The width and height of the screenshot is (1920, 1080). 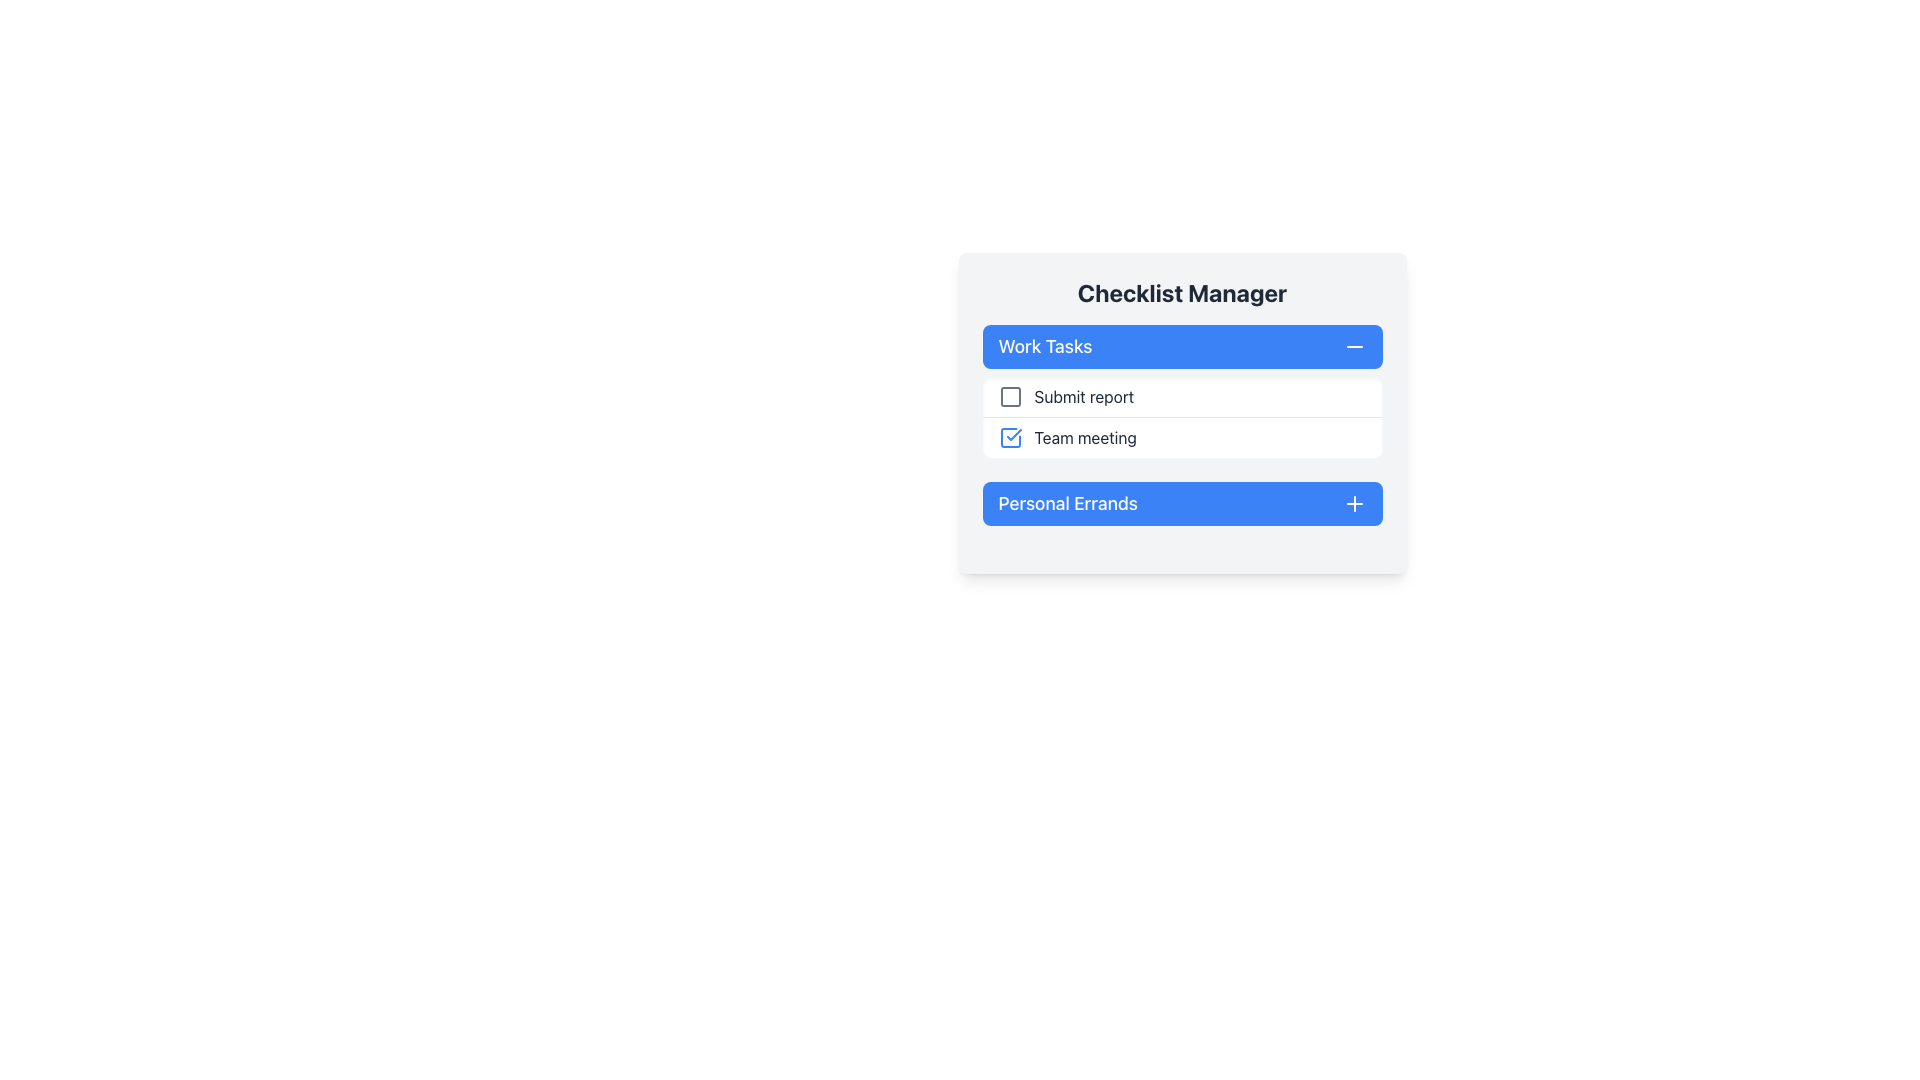 I want to click on the second row in the checklist titled 'Team meeting', so click(x=1182, y=437).